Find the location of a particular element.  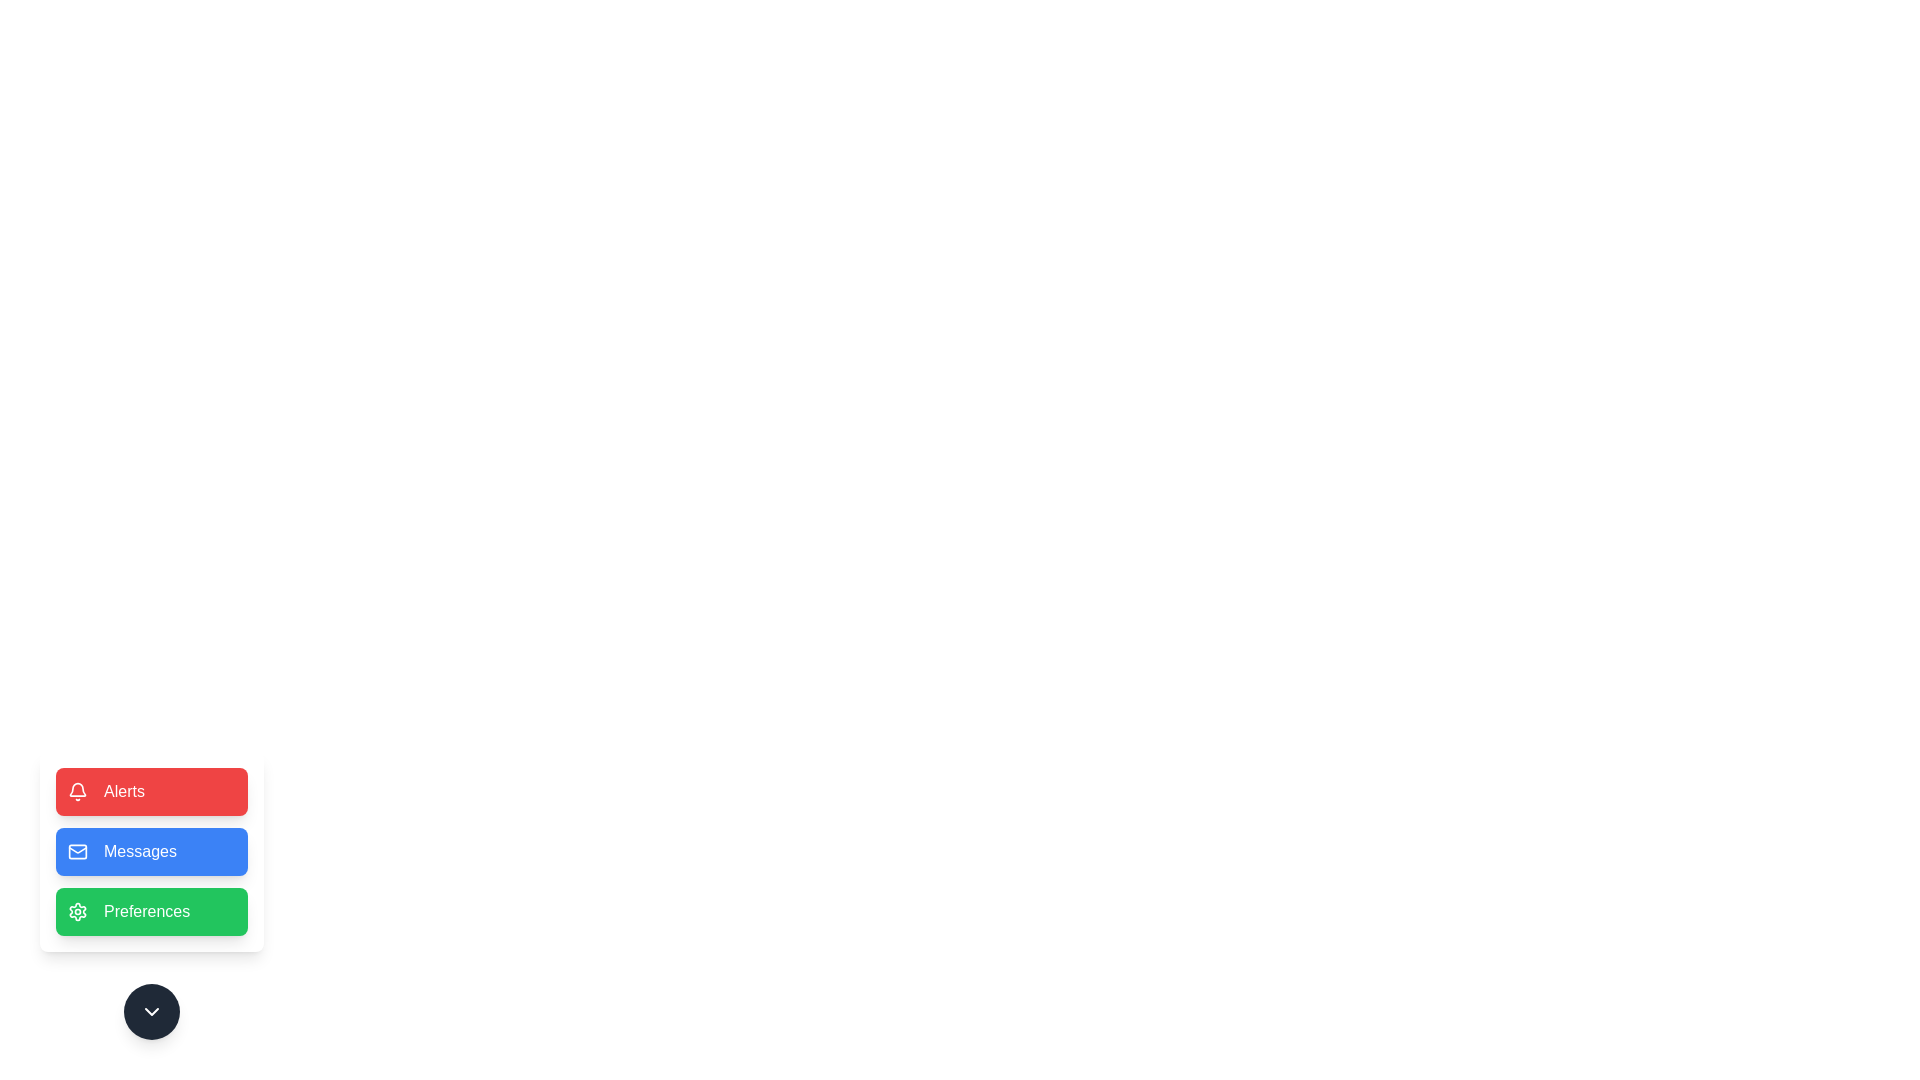

the Messages button to trigger its action is located at coordinates (151, 852).